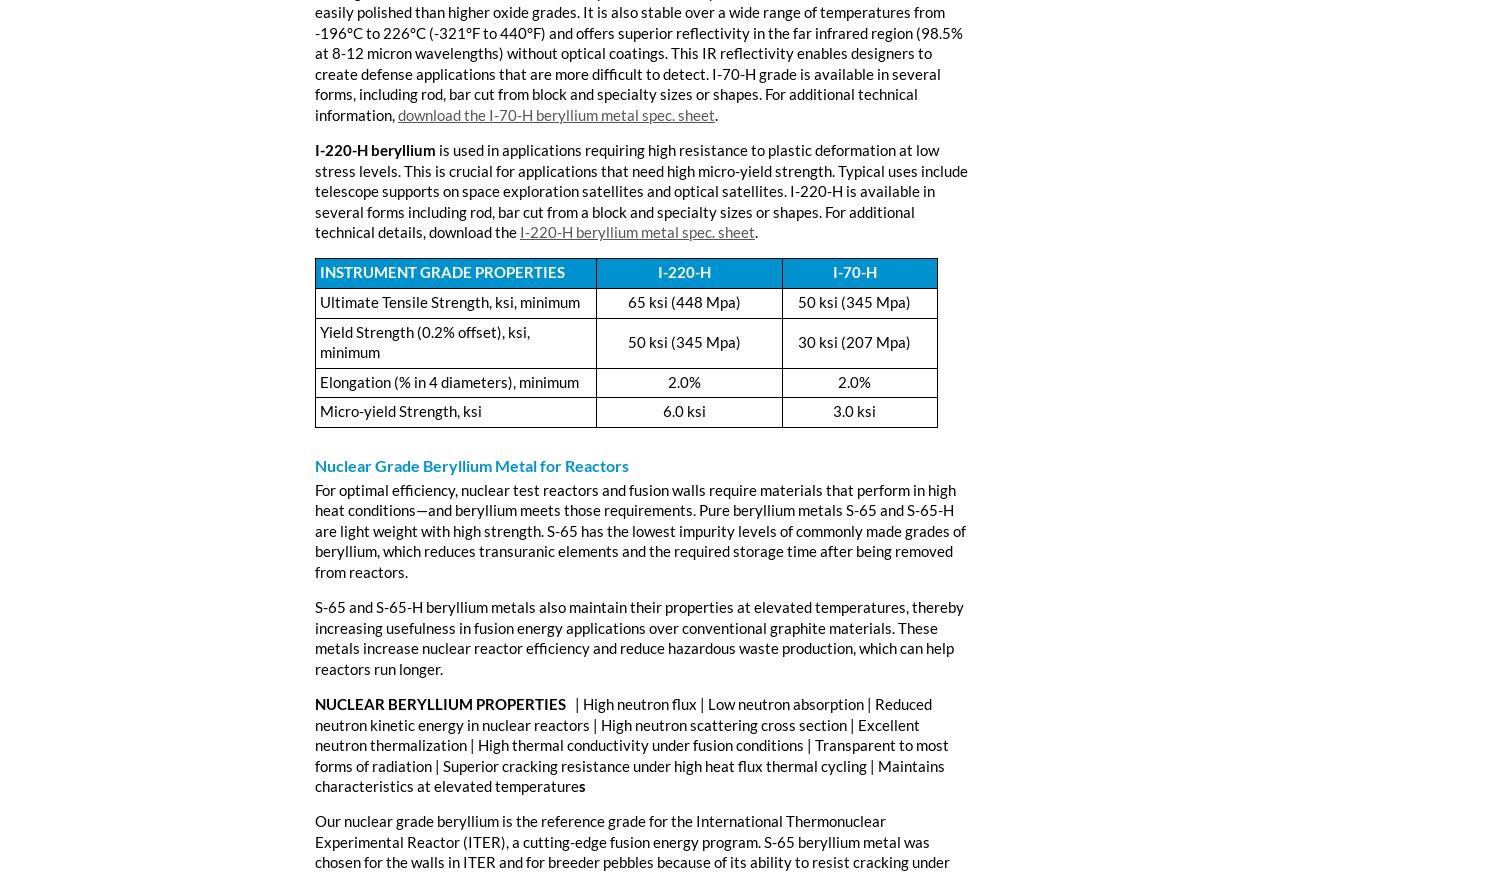 The height and width of the screenshot is (872, 1512). I want to click on 'Yield Strength (0.2% offset), ksi, minimum', so click(425, 341).